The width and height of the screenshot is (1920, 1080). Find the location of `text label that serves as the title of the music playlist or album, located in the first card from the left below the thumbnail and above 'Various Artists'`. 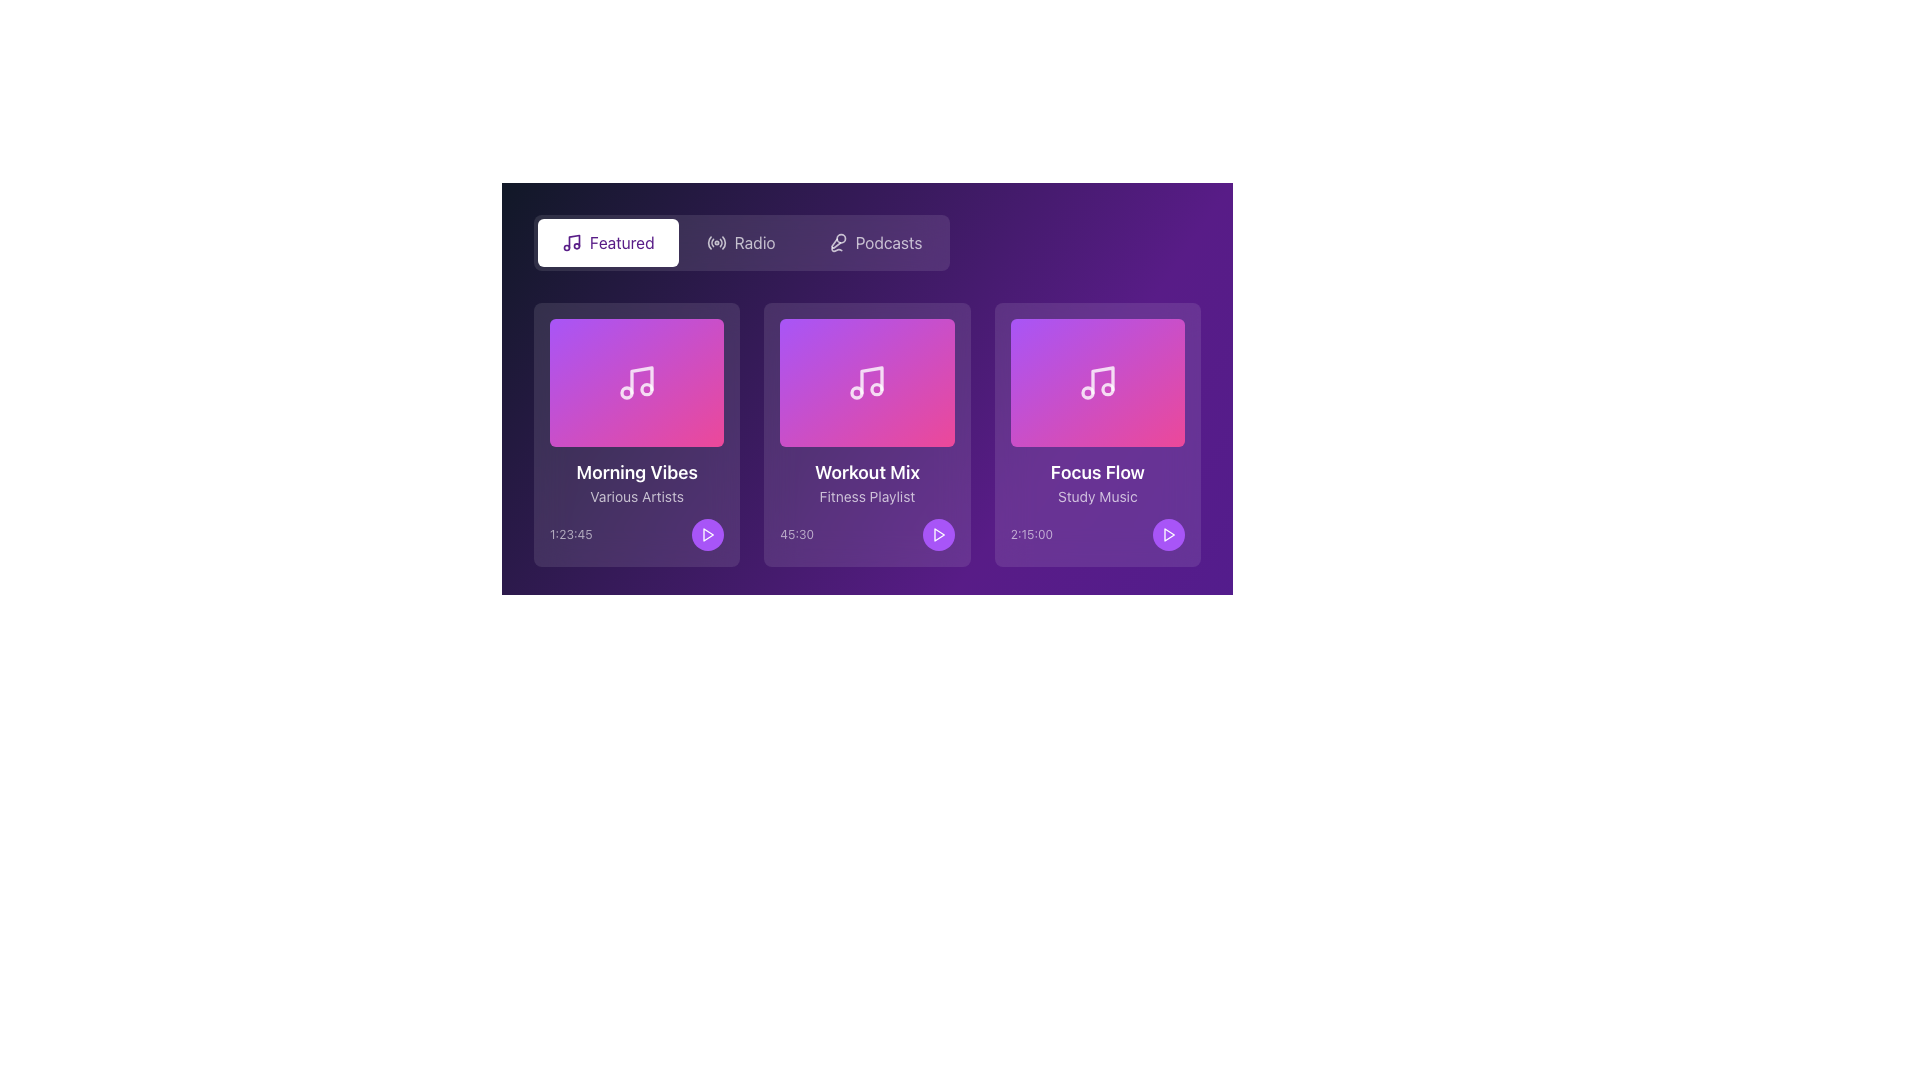

text label that serves as the title of the music playlist or album, located in the first card from the left below the thumbnail and above 'Various Artists' is located at coordinates (636, 473).